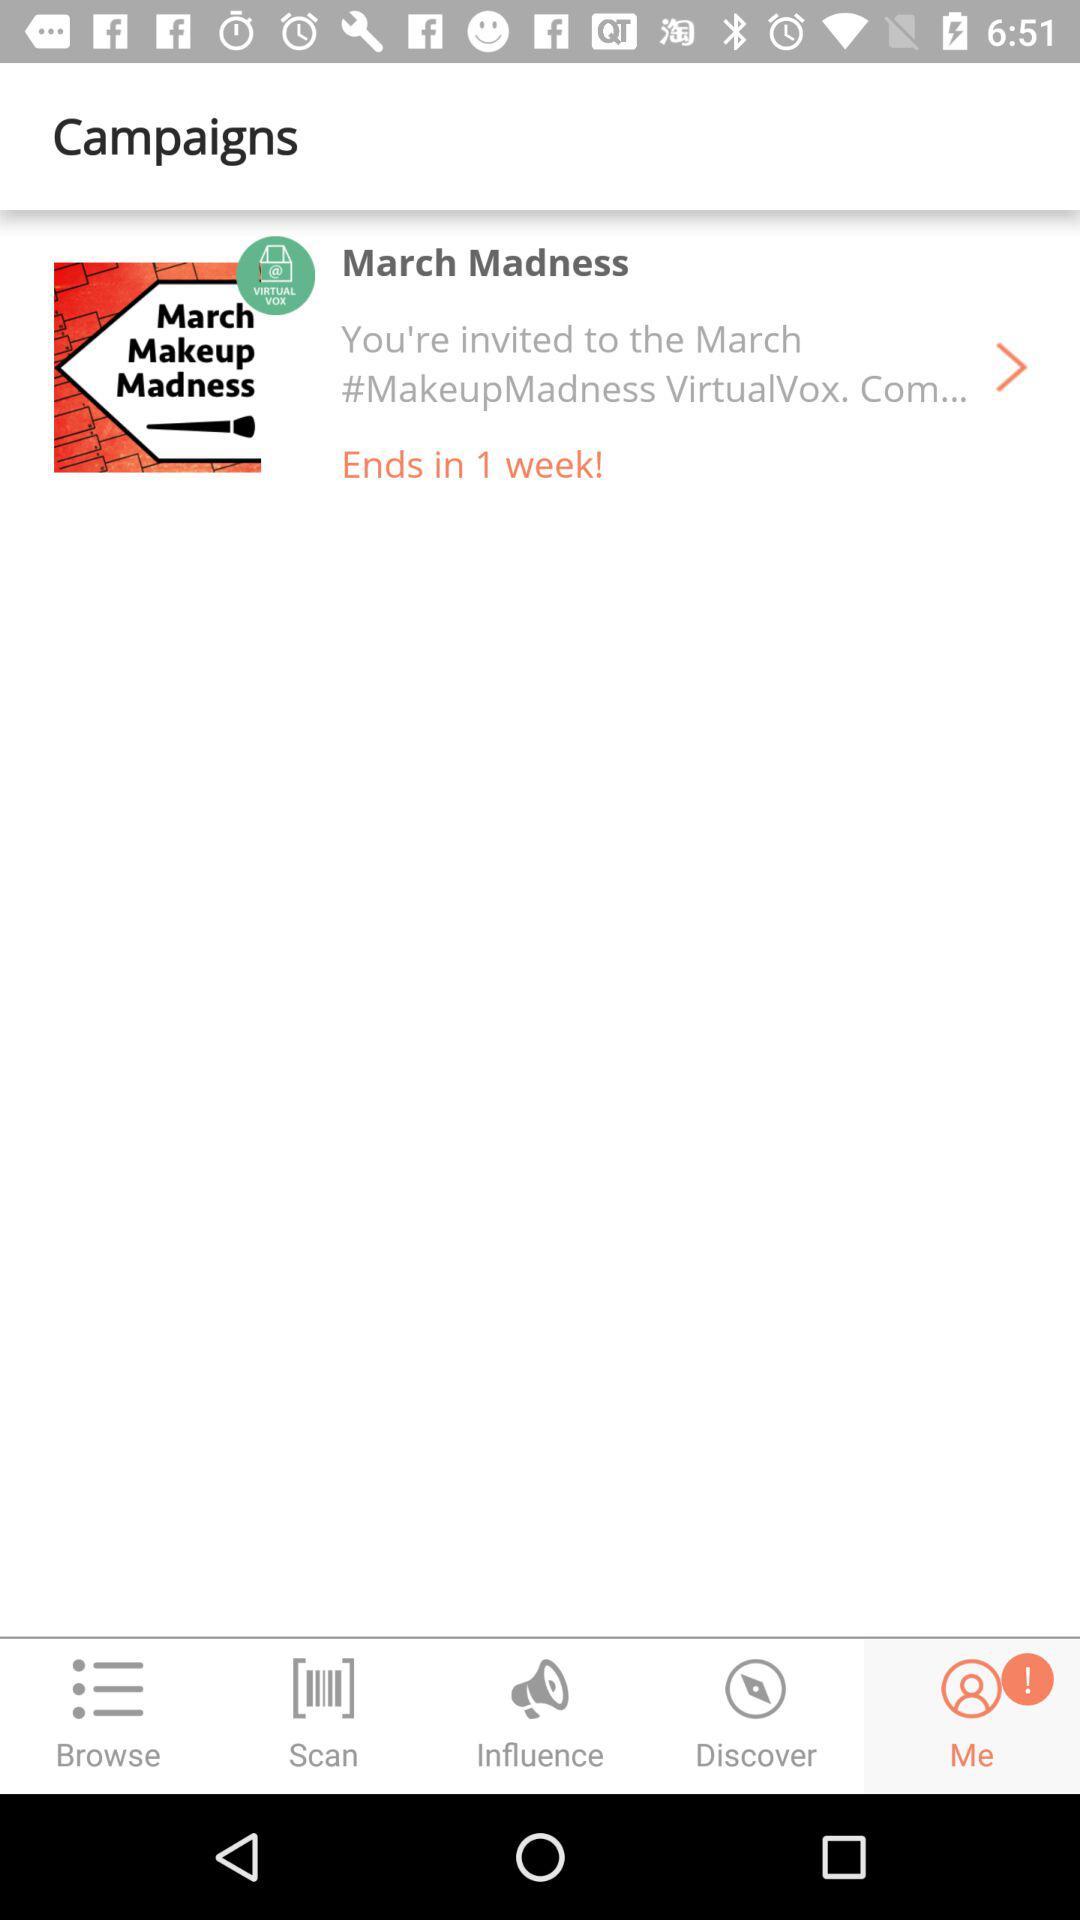  Describe the element at coordinates (1011, 367) in the screenshot. I see `item to the right of the you re invited icon` at that location.